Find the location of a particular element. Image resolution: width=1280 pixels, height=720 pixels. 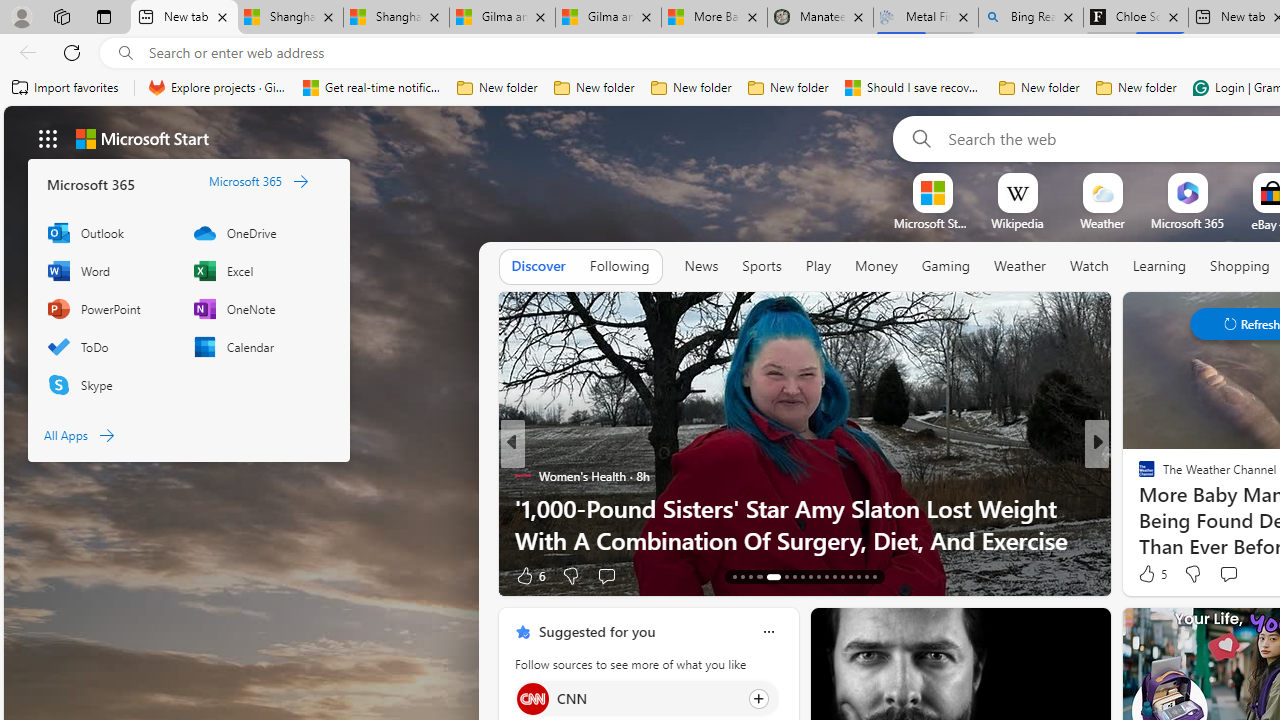

'Indy 100' is located at coordinates (1138, 475).